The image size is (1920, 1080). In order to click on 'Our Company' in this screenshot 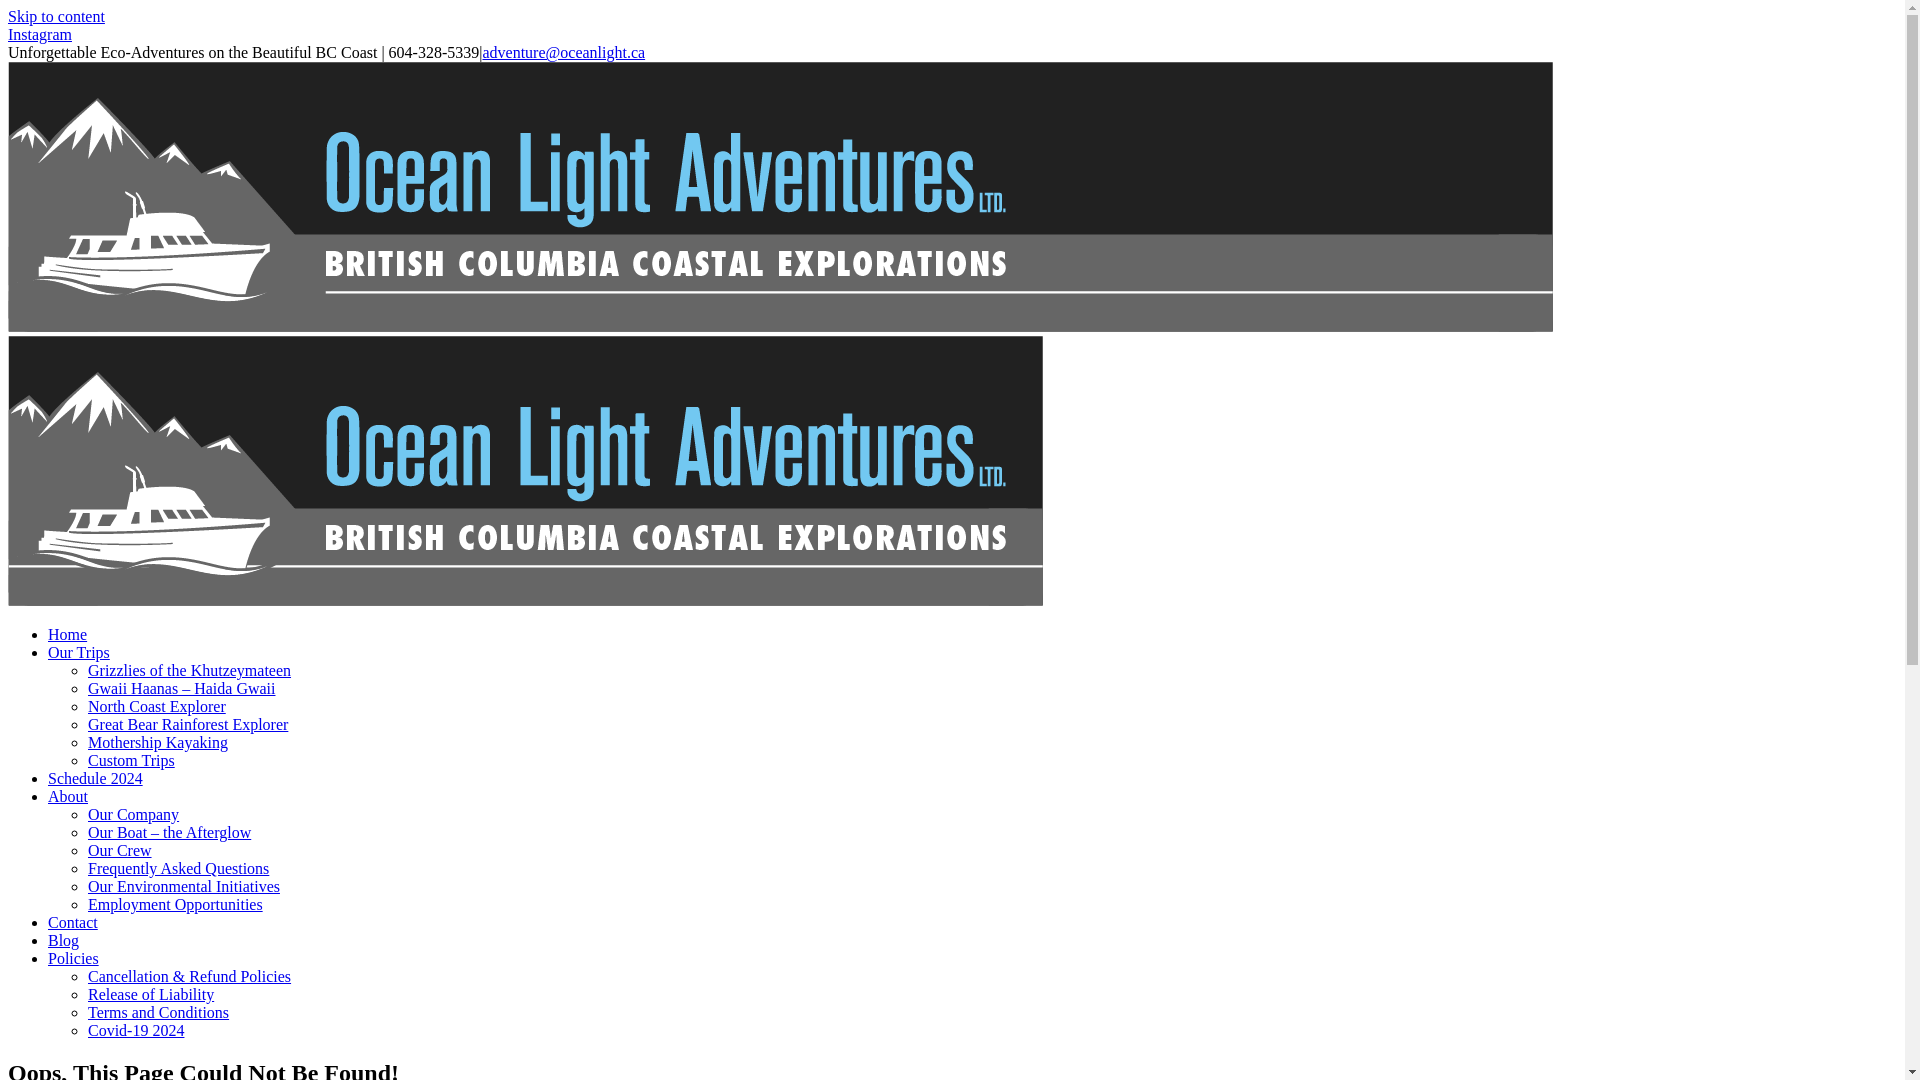, I will do `click(132, 814)`.